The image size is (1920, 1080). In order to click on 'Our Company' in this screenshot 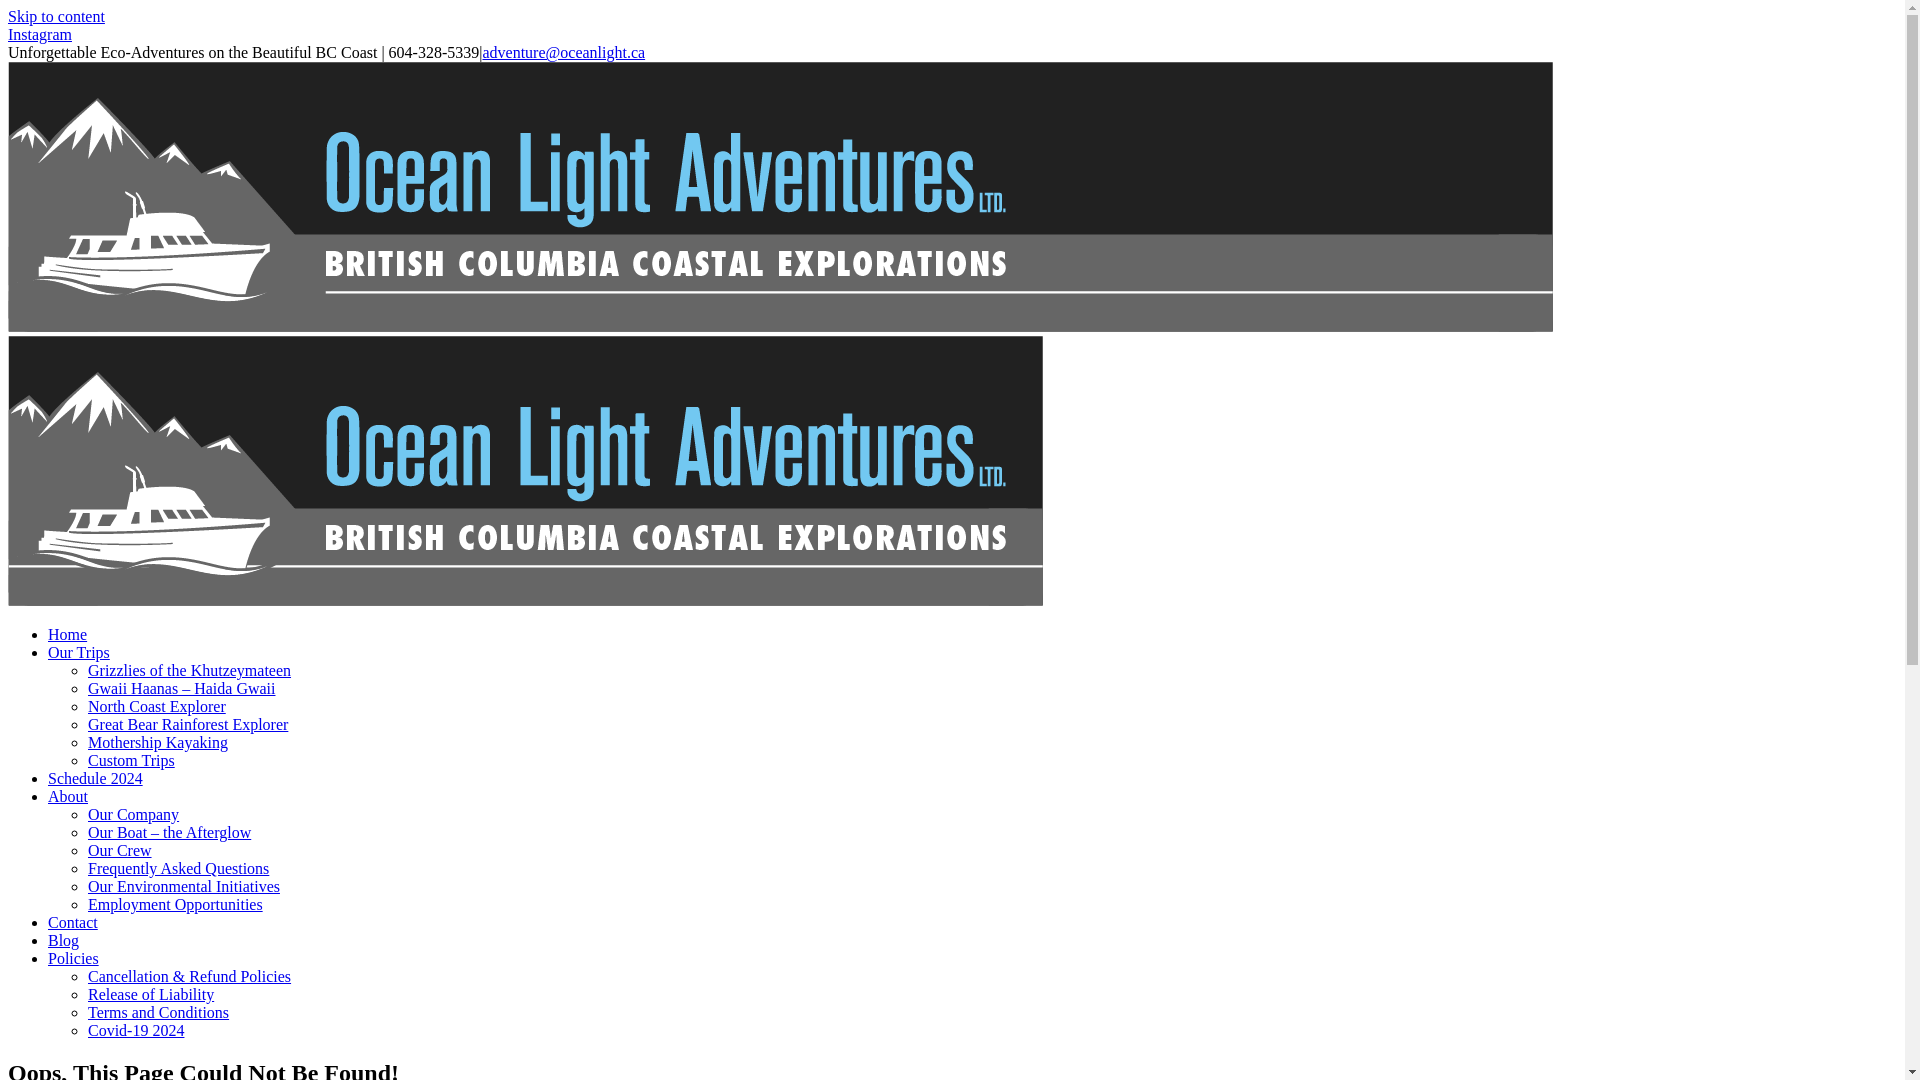, I will do `click(132, 814)`.